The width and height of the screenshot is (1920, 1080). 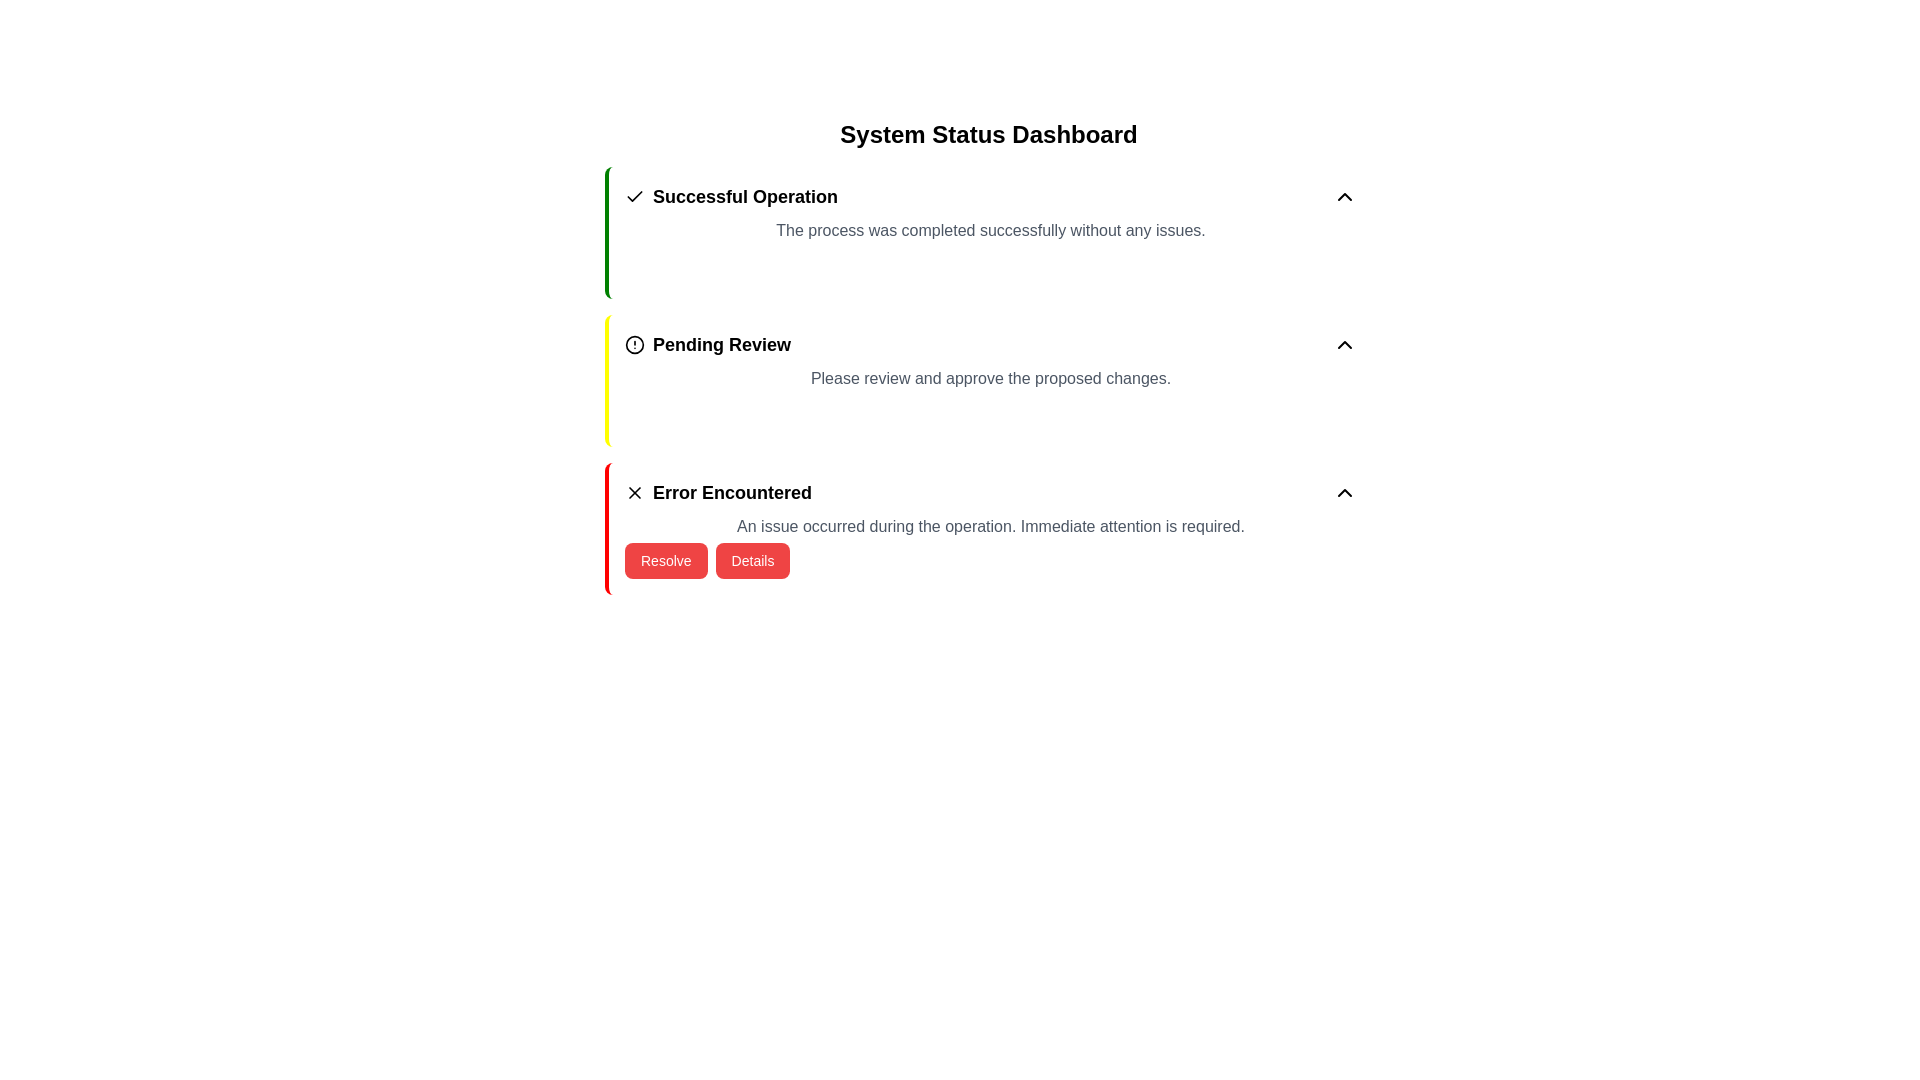 What do you see at coordinates (730, 196) in the screenshot?
I see `the Text Label with Icon that indicates successful completion of a process, located at the first position in the vertical list of status items` at bounding box center [730, 196].